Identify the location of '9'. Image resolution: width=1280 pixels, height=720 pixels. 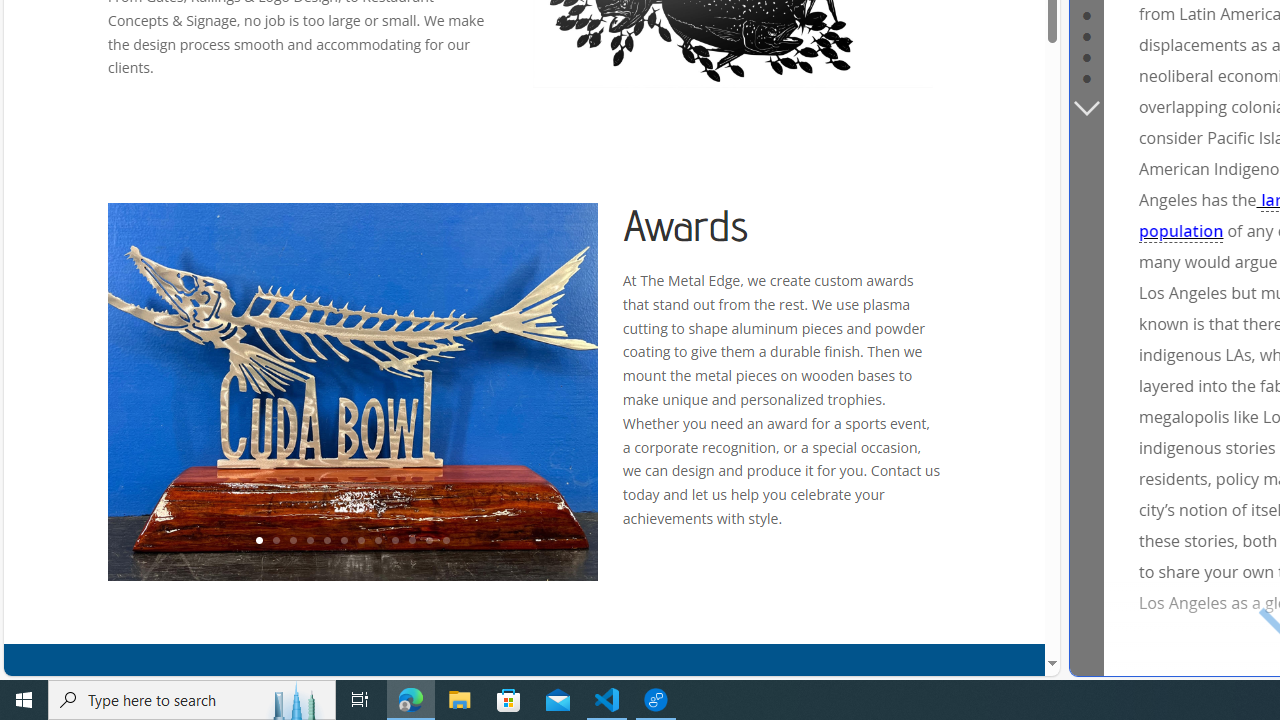
(394, 541).